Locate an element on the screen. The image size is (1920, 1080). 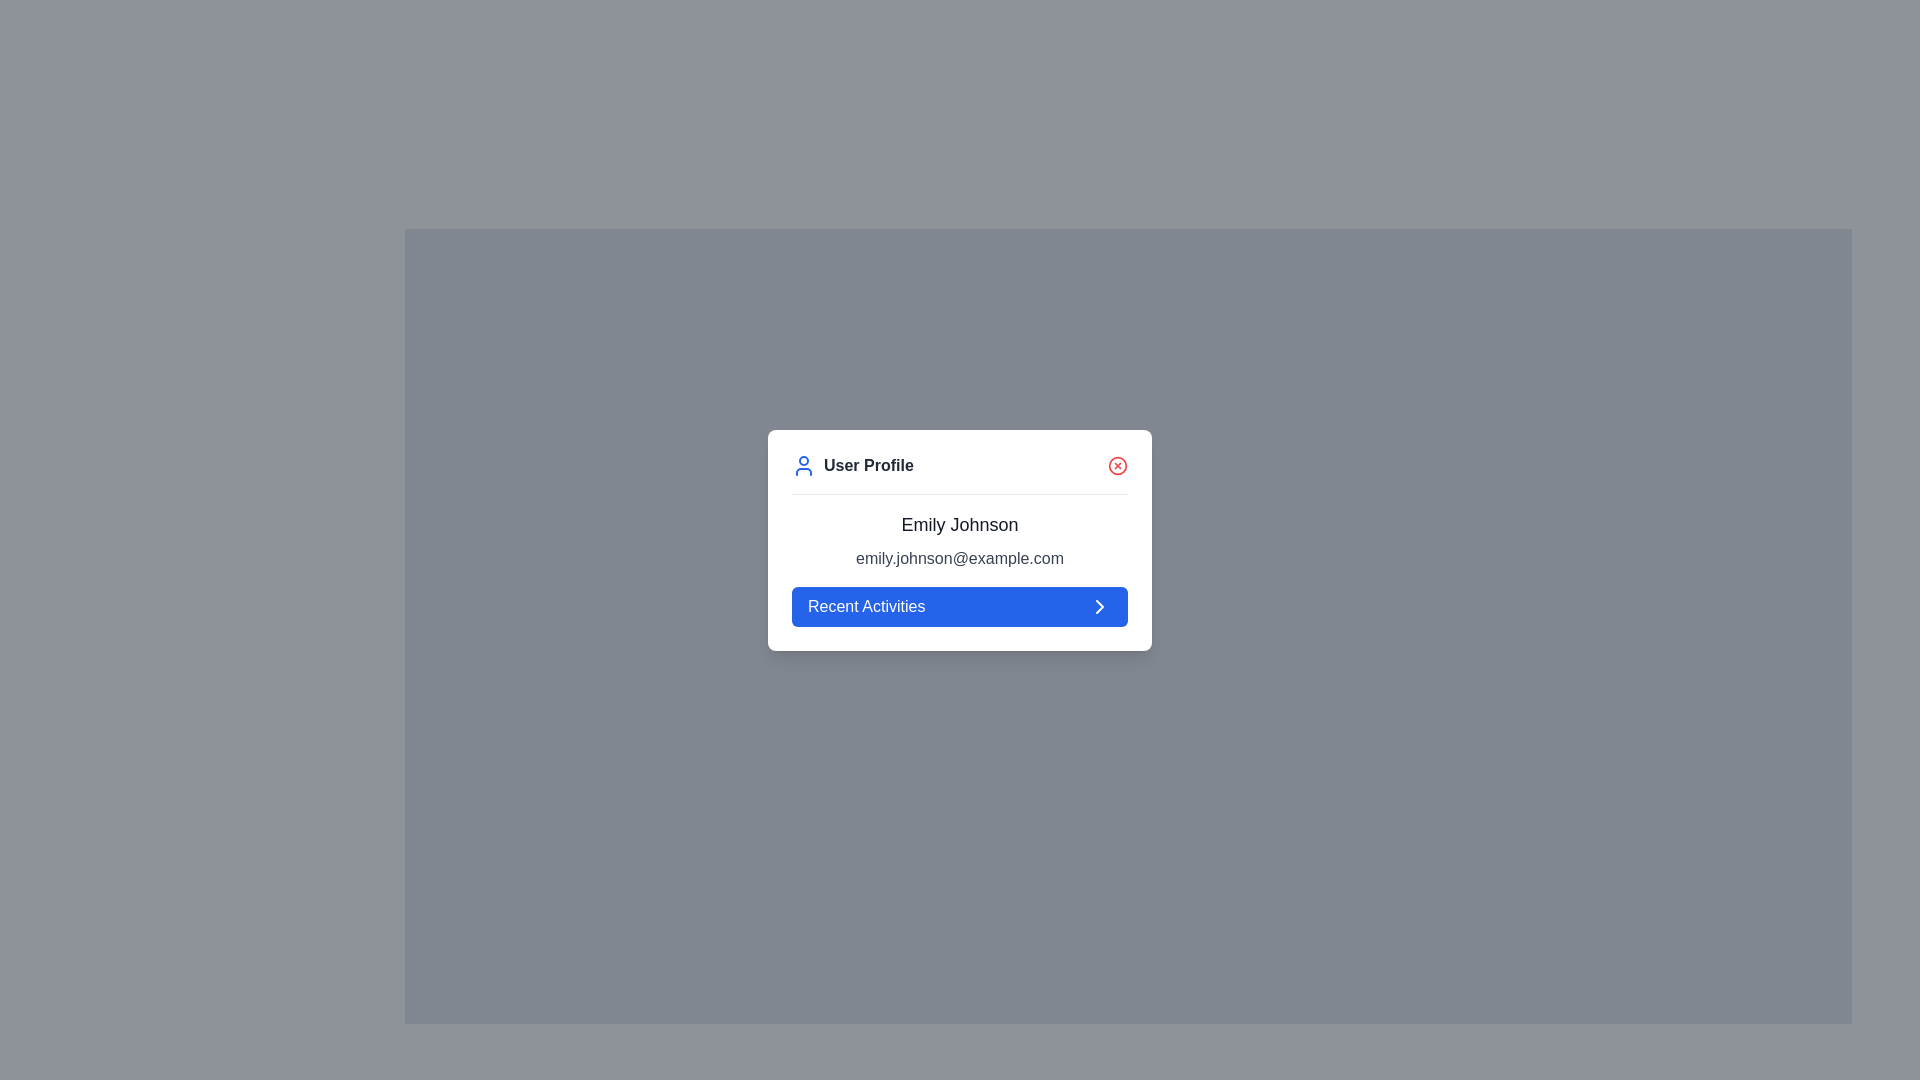
the chevron icon located on the far right of the 'Recent Activities' button is located at coordinates (1098, 604).